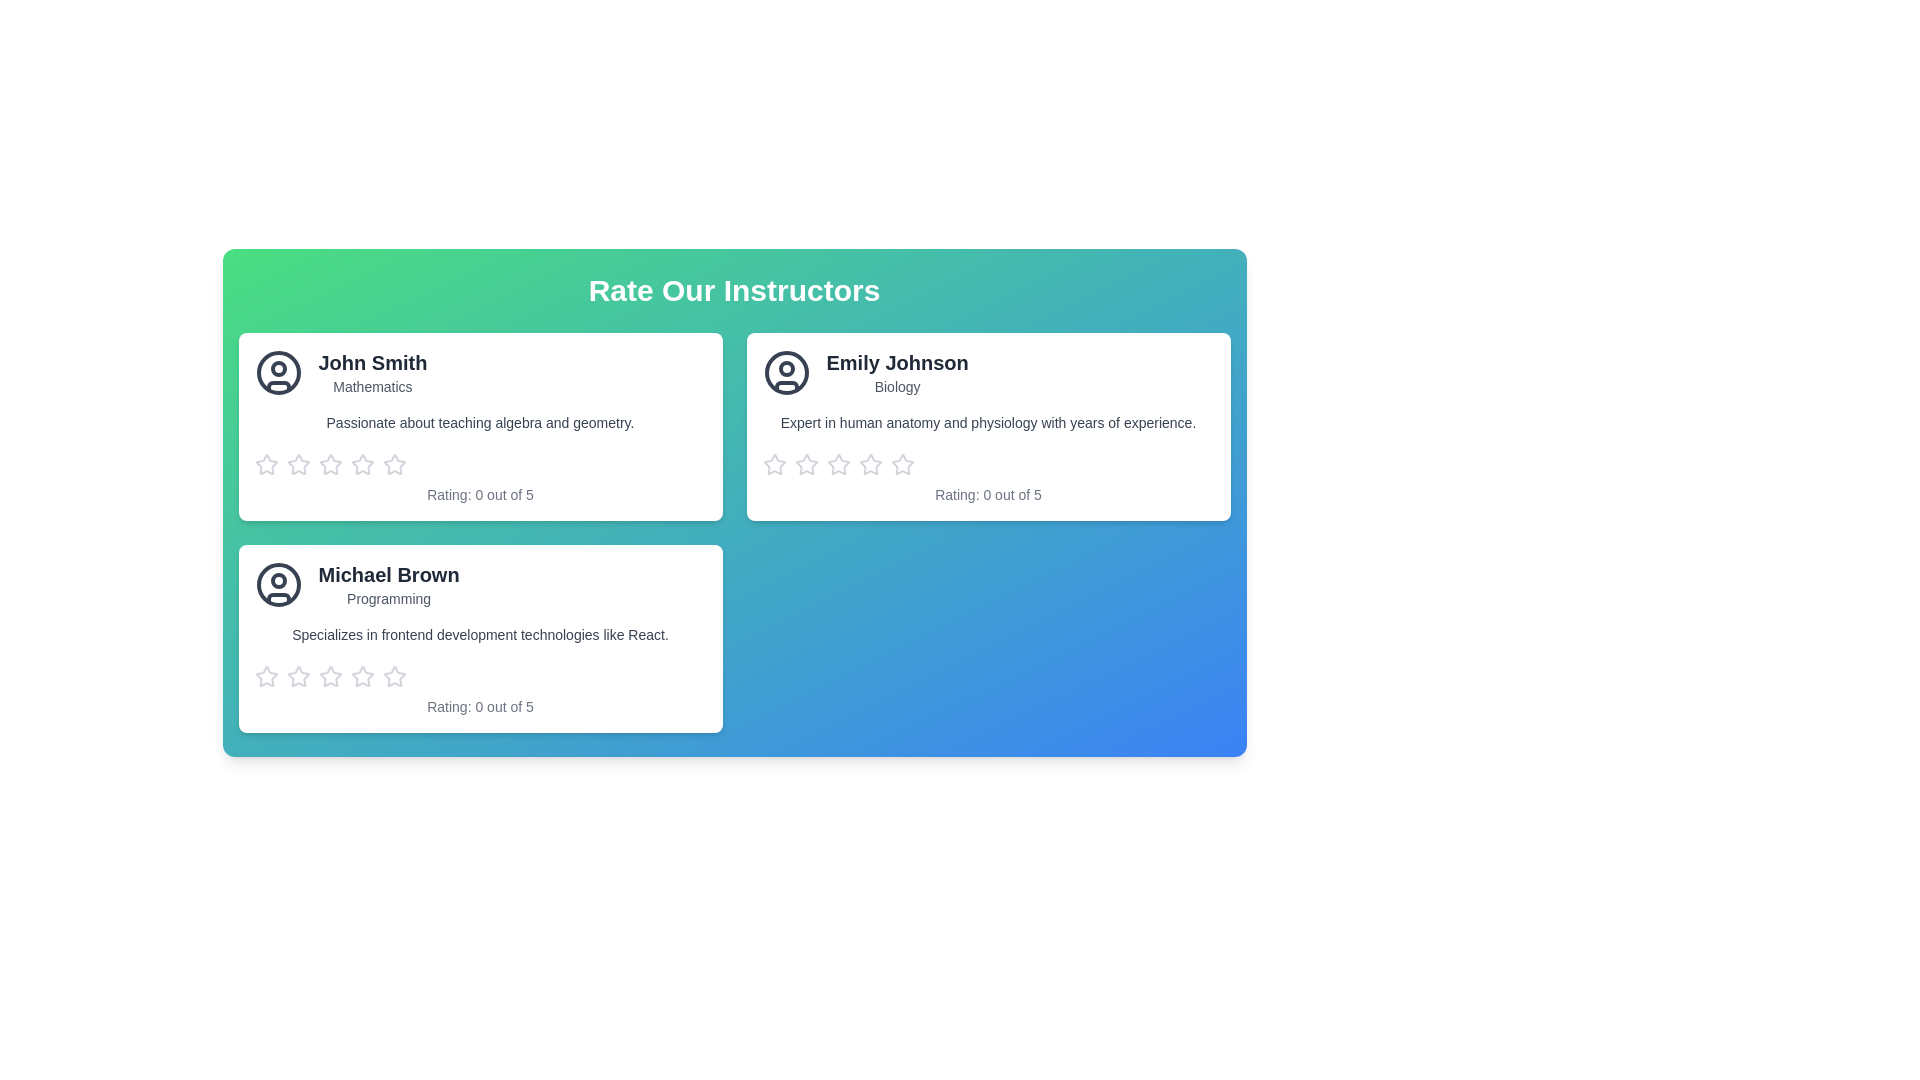  Describe the element at coordinates (896, 373) in the screenshot. I see `the label containing the text 'Emily Johnson' and 'Biology' in the second instructor card of the 'Rate Our Instructors' panel` at that location.